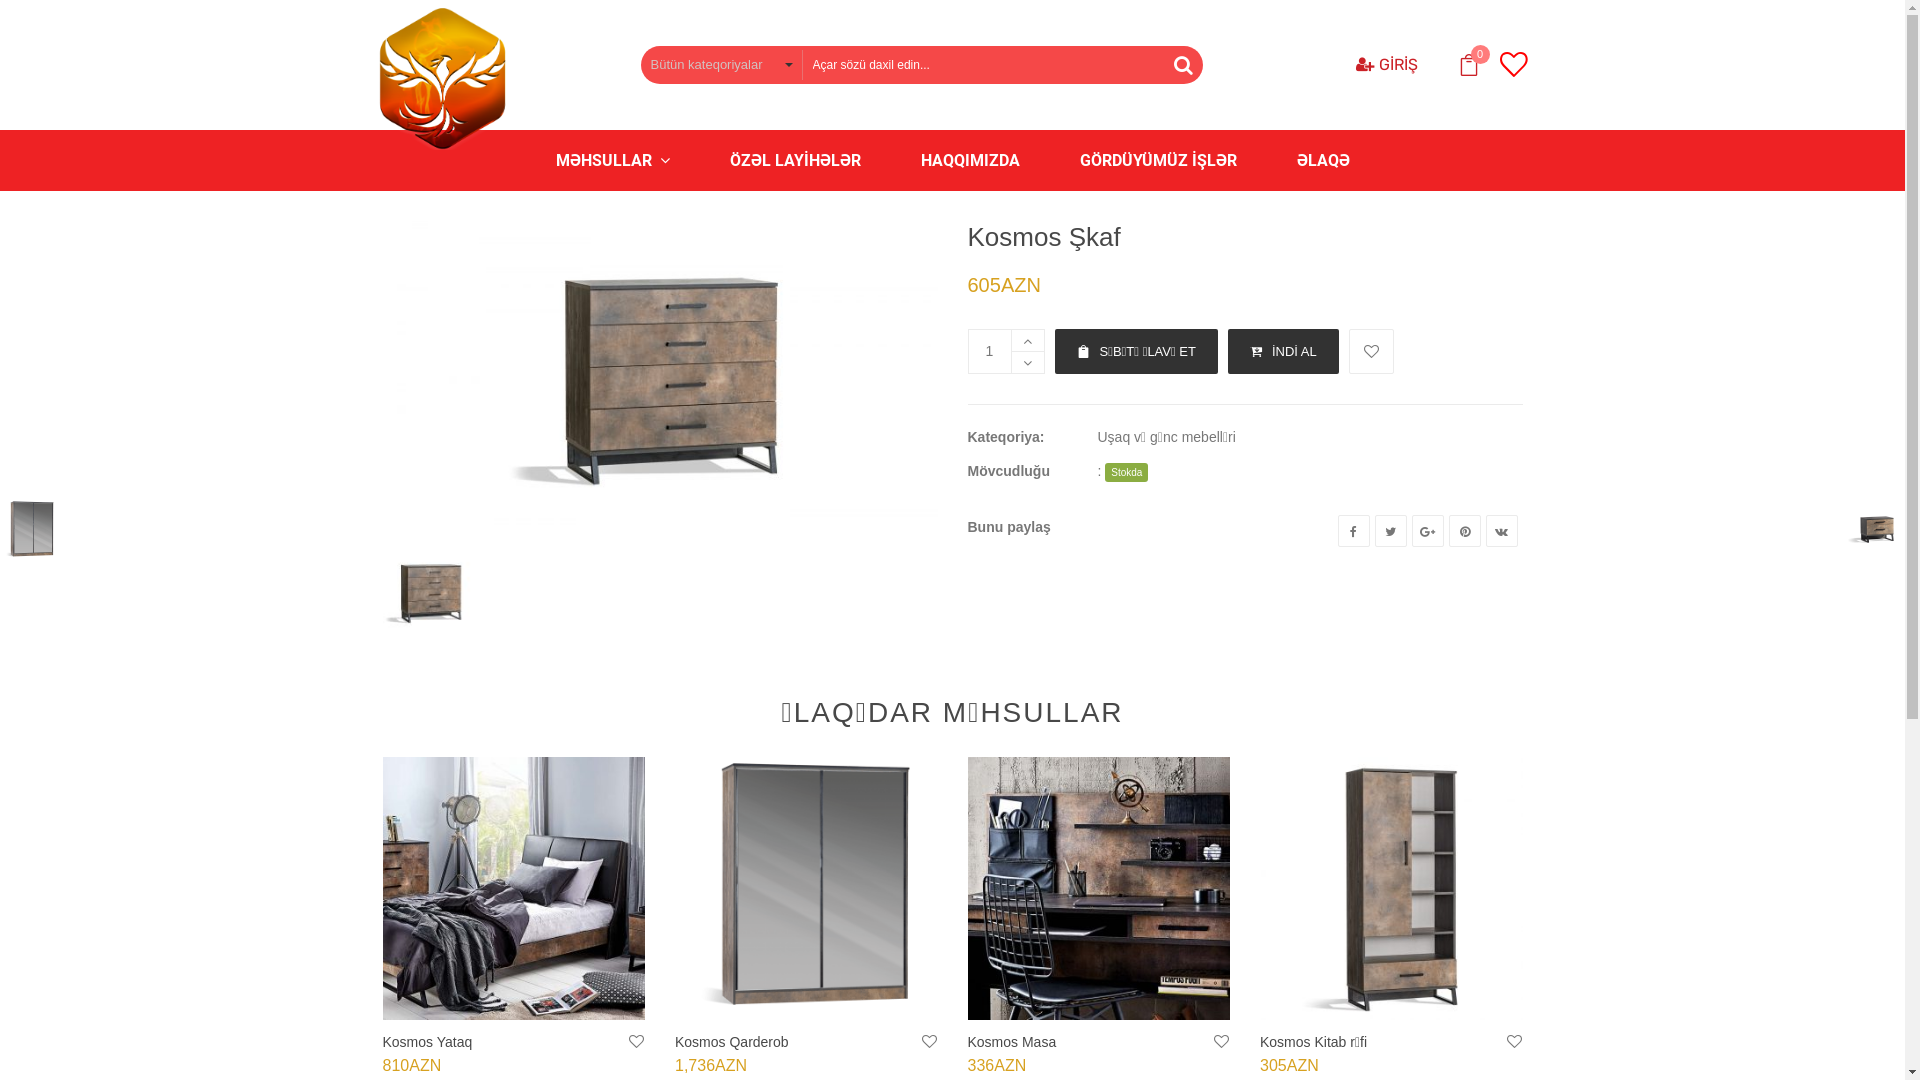 The width and height of the screenshot is (1920, 1080). Describe the element at coordinates (1012, 1040) in the screenshot. I see `'Kosmos Masa'` at that location.